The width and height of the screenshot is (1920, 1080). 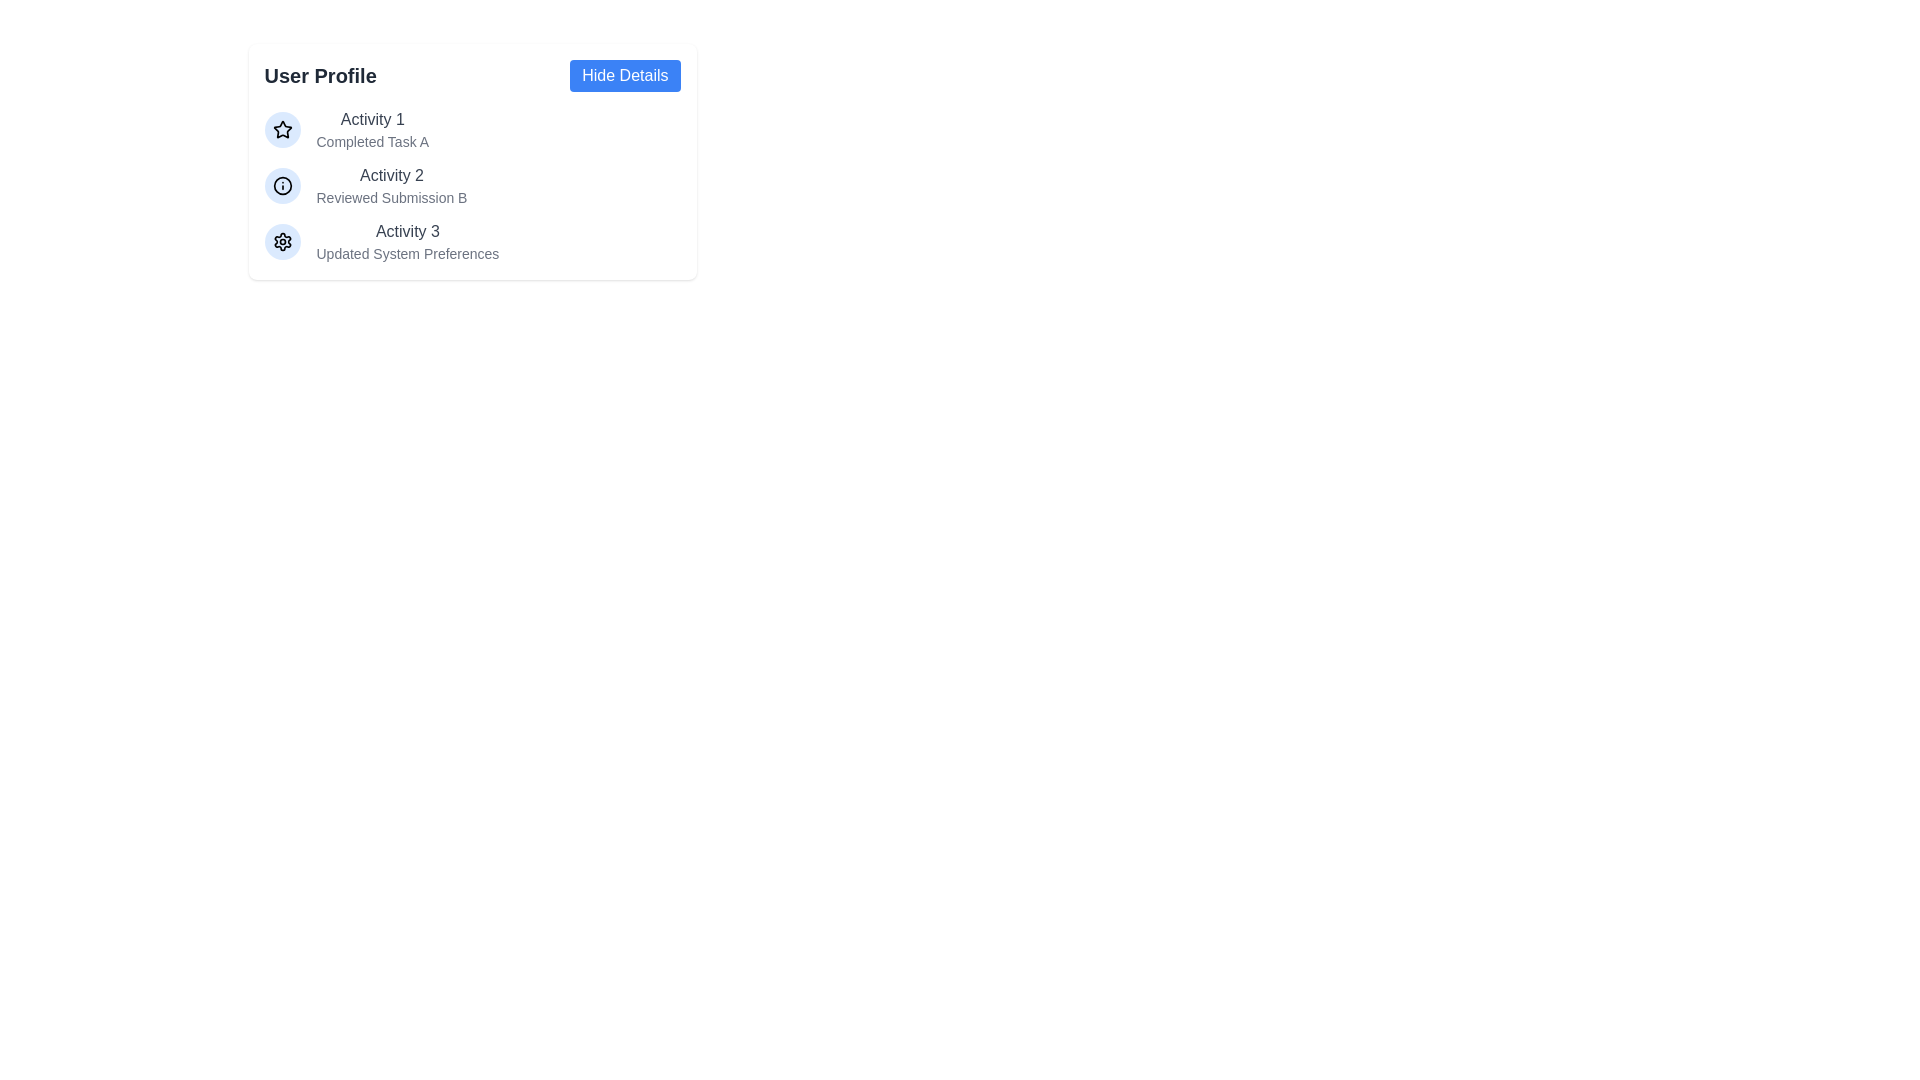 What do you see at coordinates (392, 185) in the screenshot?
I see `the Text component titled 'Activity 2' under the 'User Profile' section, which describes the activity with a bold title and supporting description` at bounding box center [392, 185].